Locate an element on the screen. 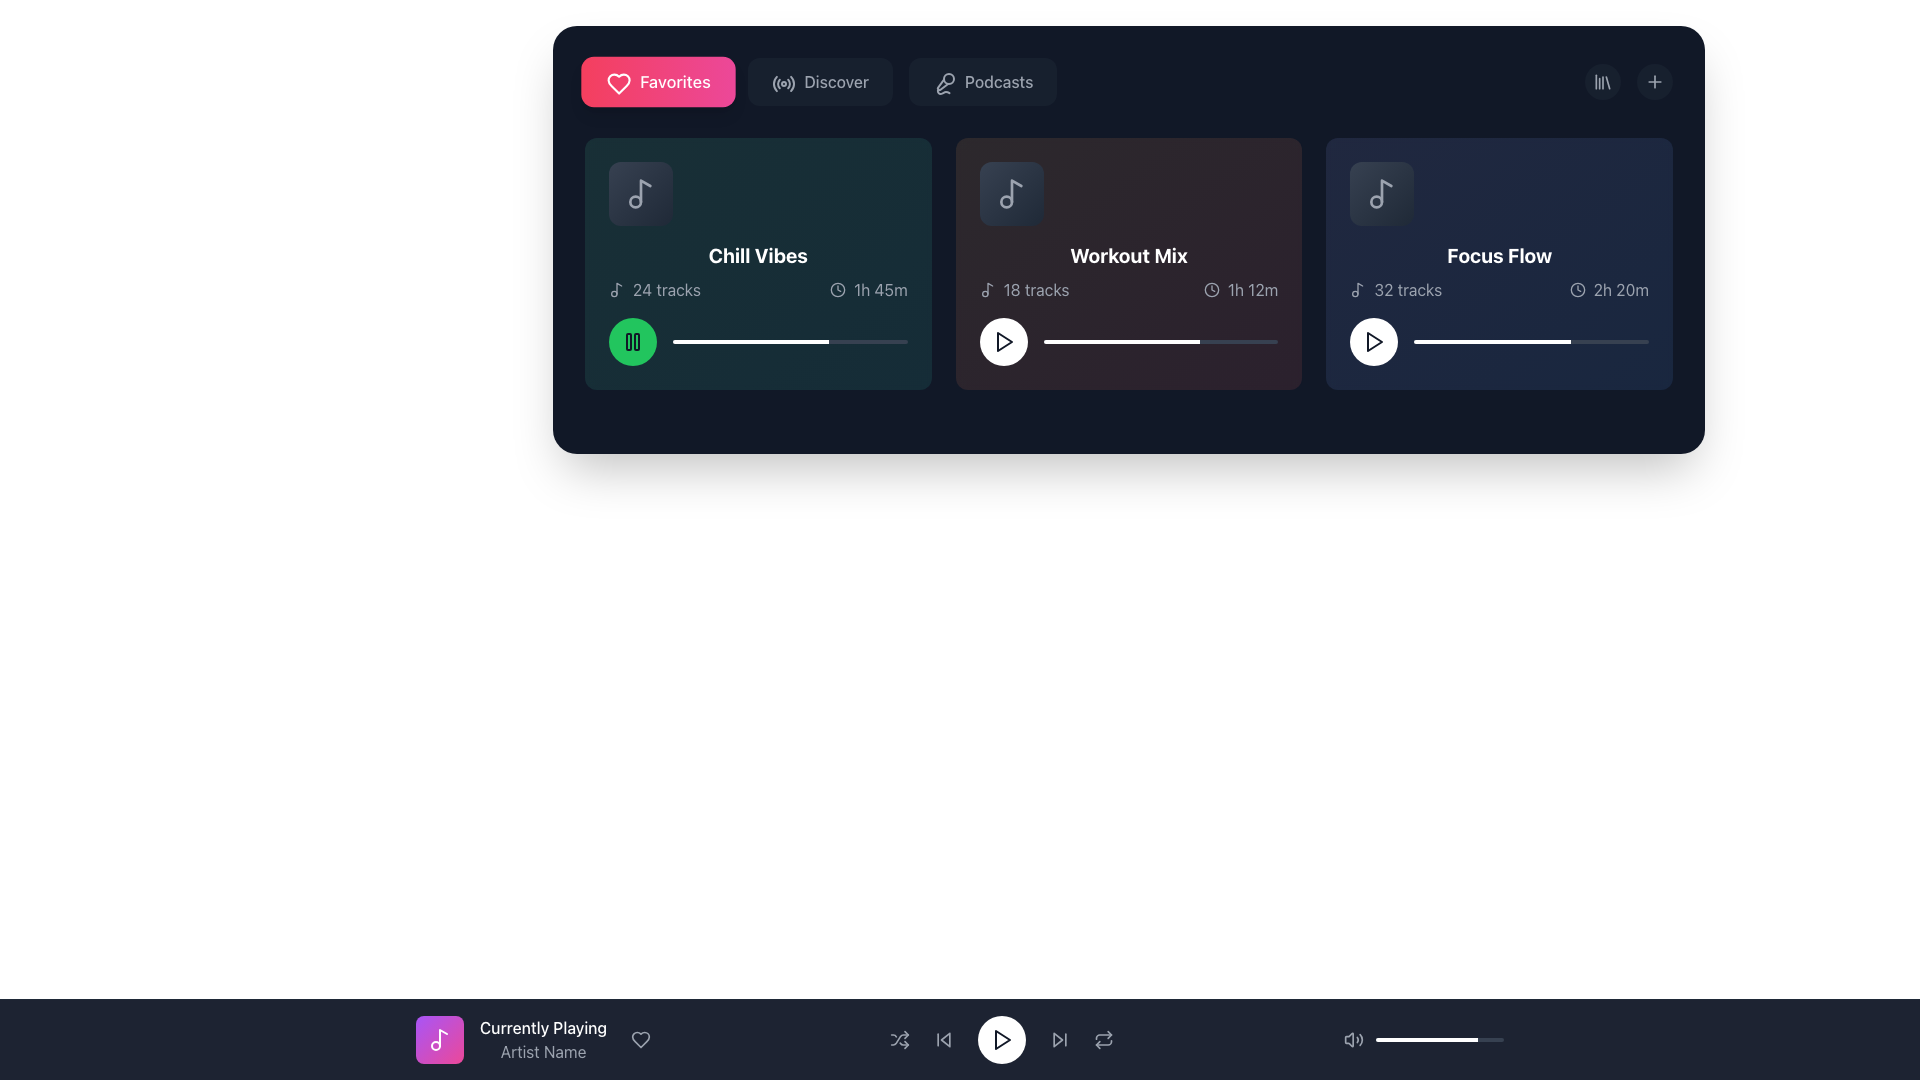 This screenshot has height=1080, width=1920. the heart icon representing the 'Favorites' category, located at the top left section of the interface is located at coordinates (618, 83).